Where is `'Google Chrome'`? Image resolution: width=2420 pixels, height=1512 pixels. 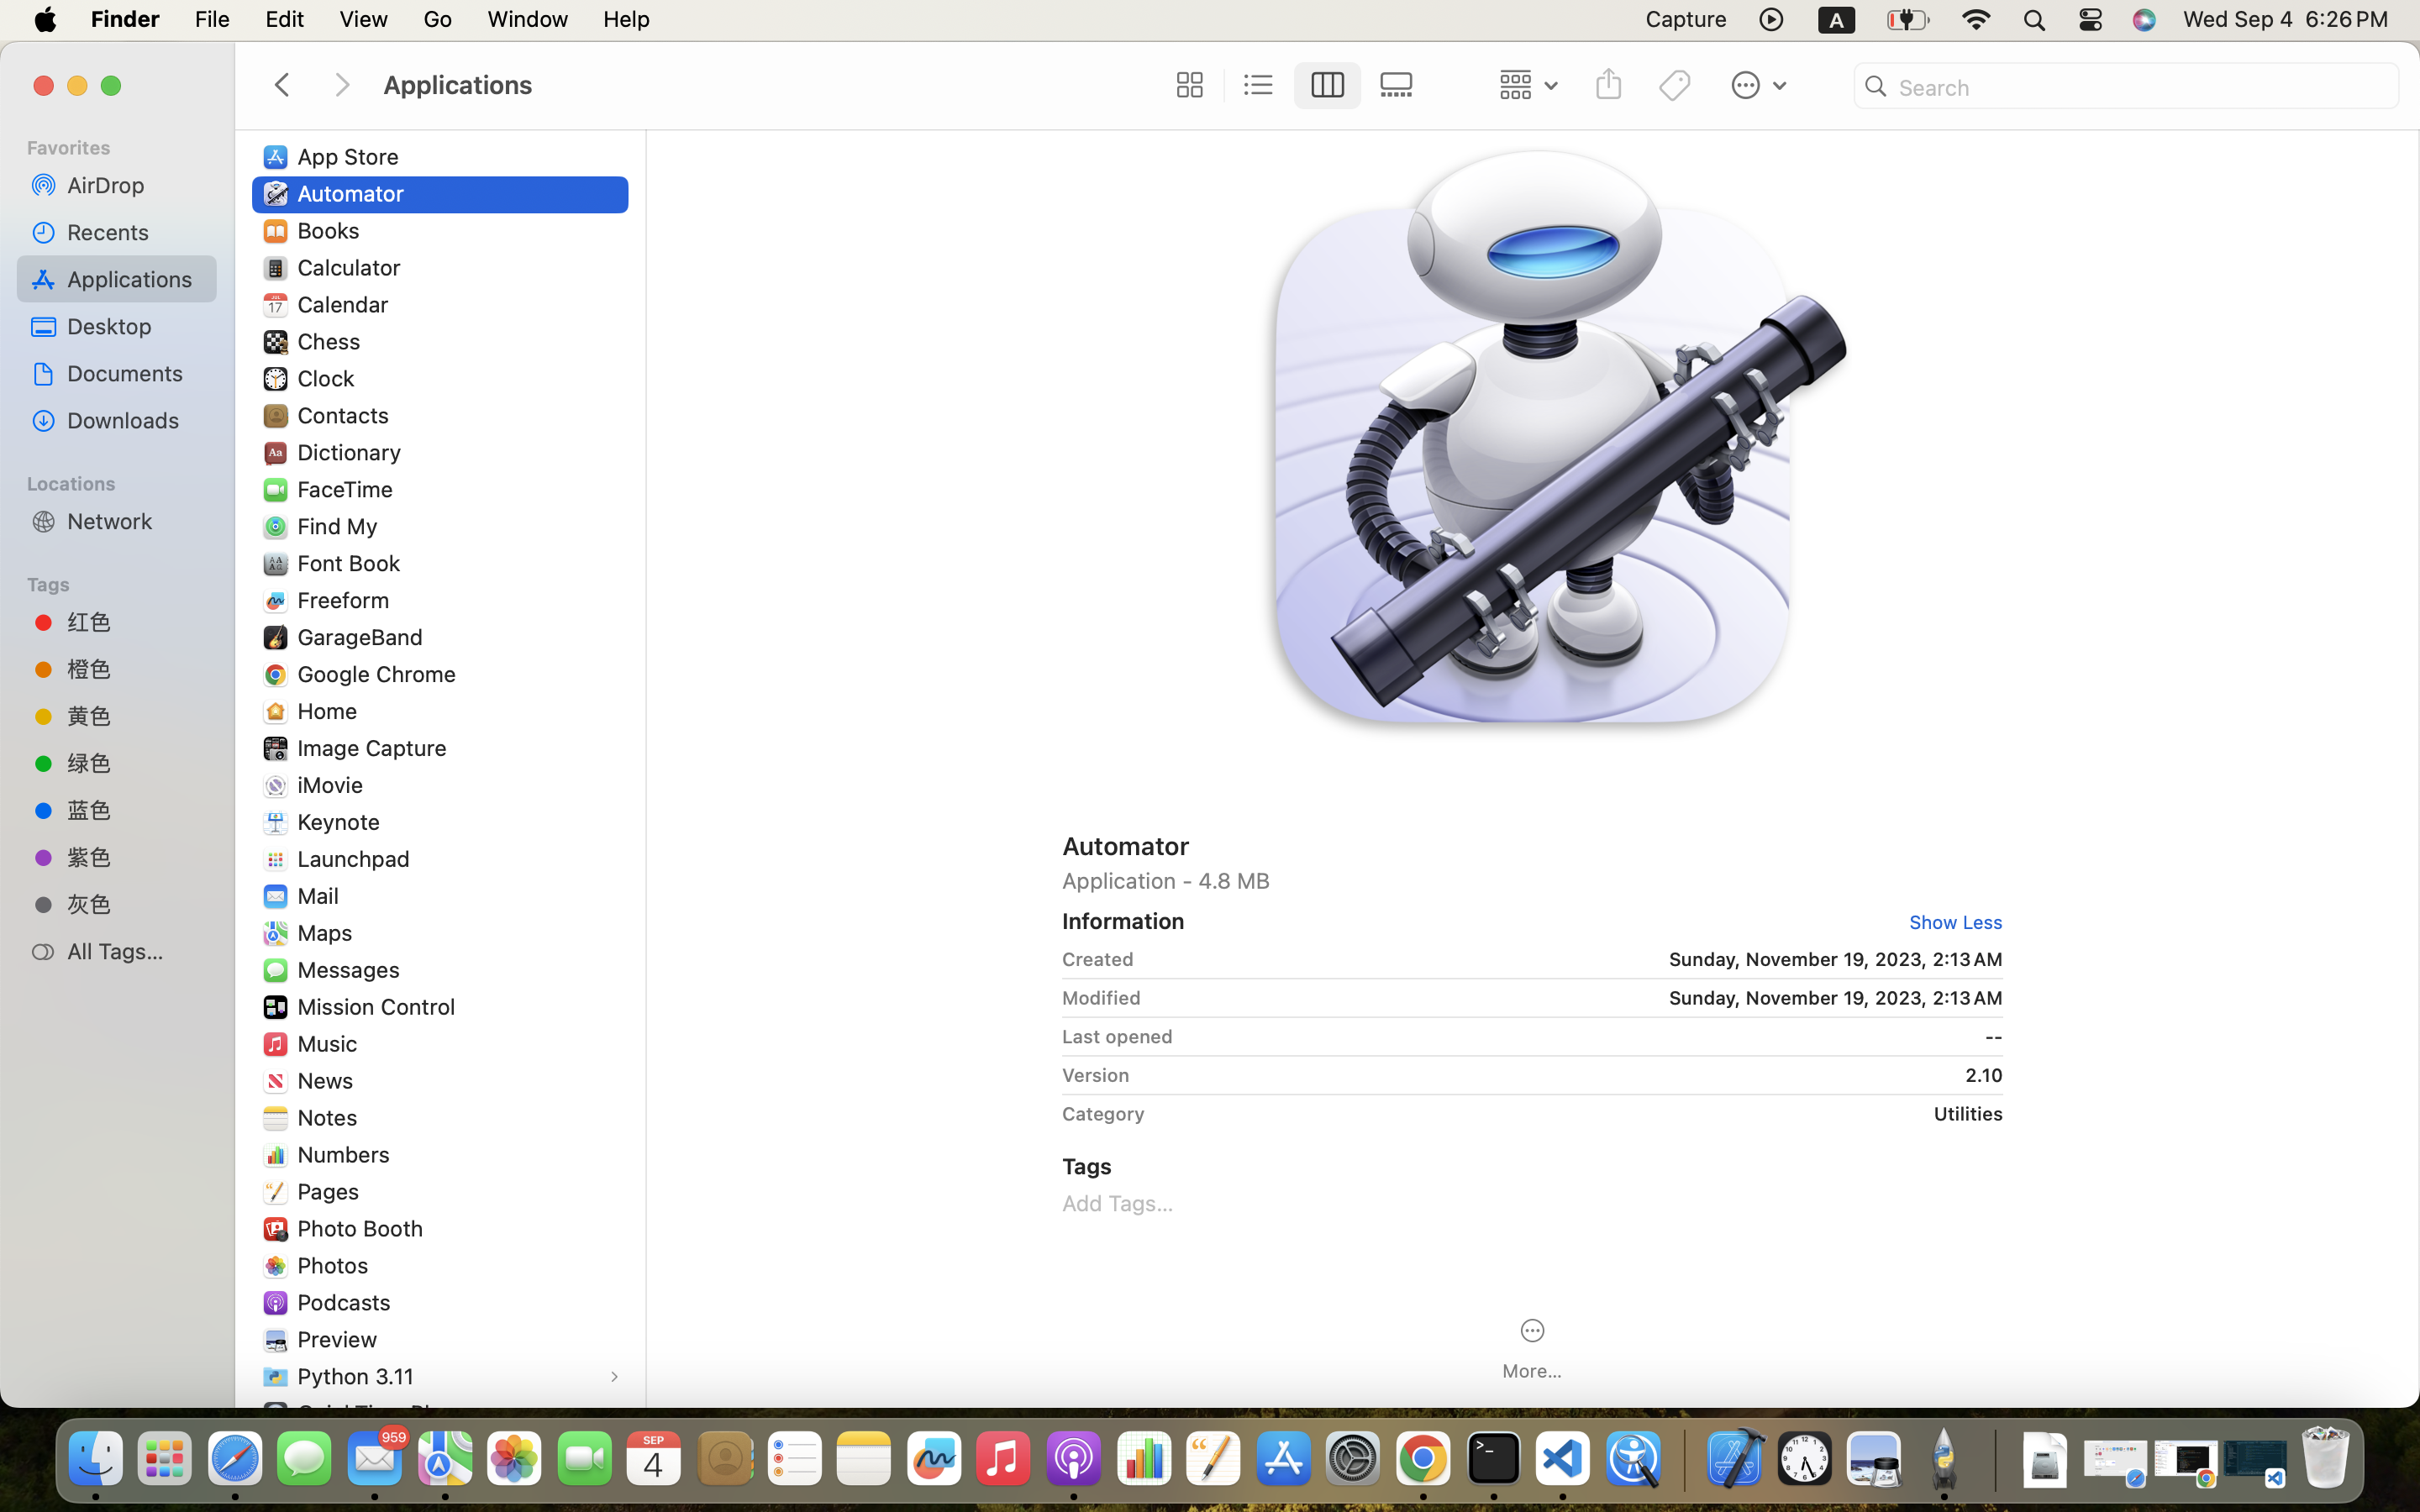
'Google Chrome' is located at coordinates (381, 673).